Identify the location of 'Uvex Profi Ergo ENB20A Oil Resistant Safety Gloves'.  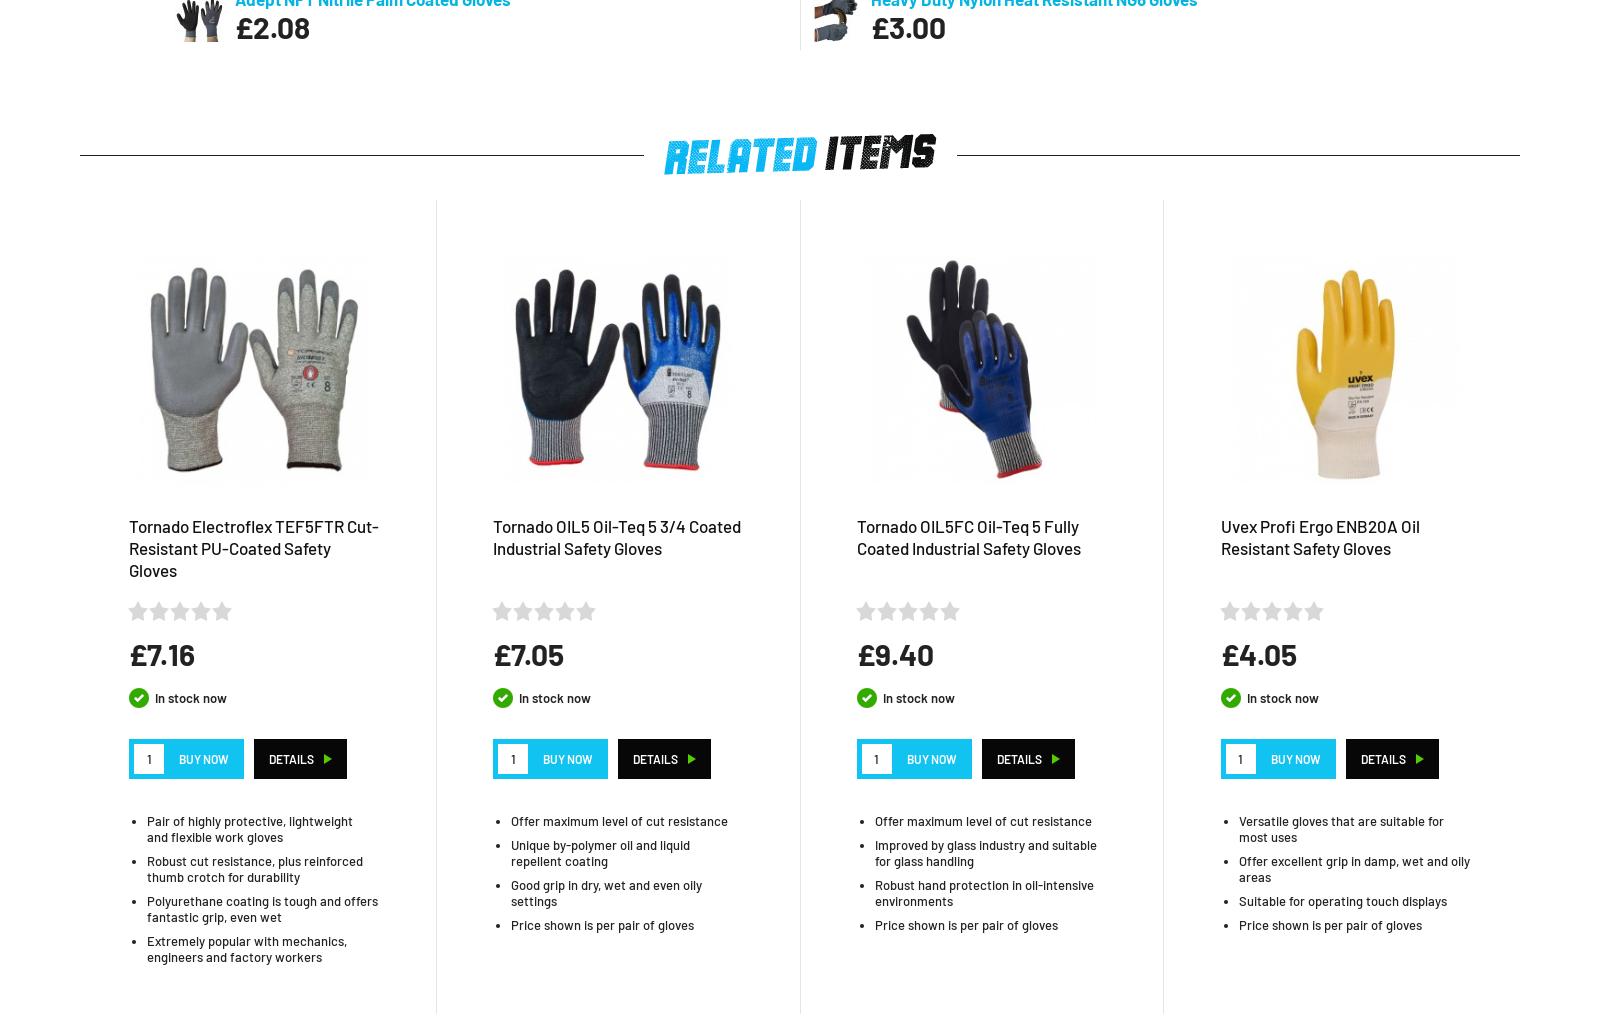
(1318, 534).